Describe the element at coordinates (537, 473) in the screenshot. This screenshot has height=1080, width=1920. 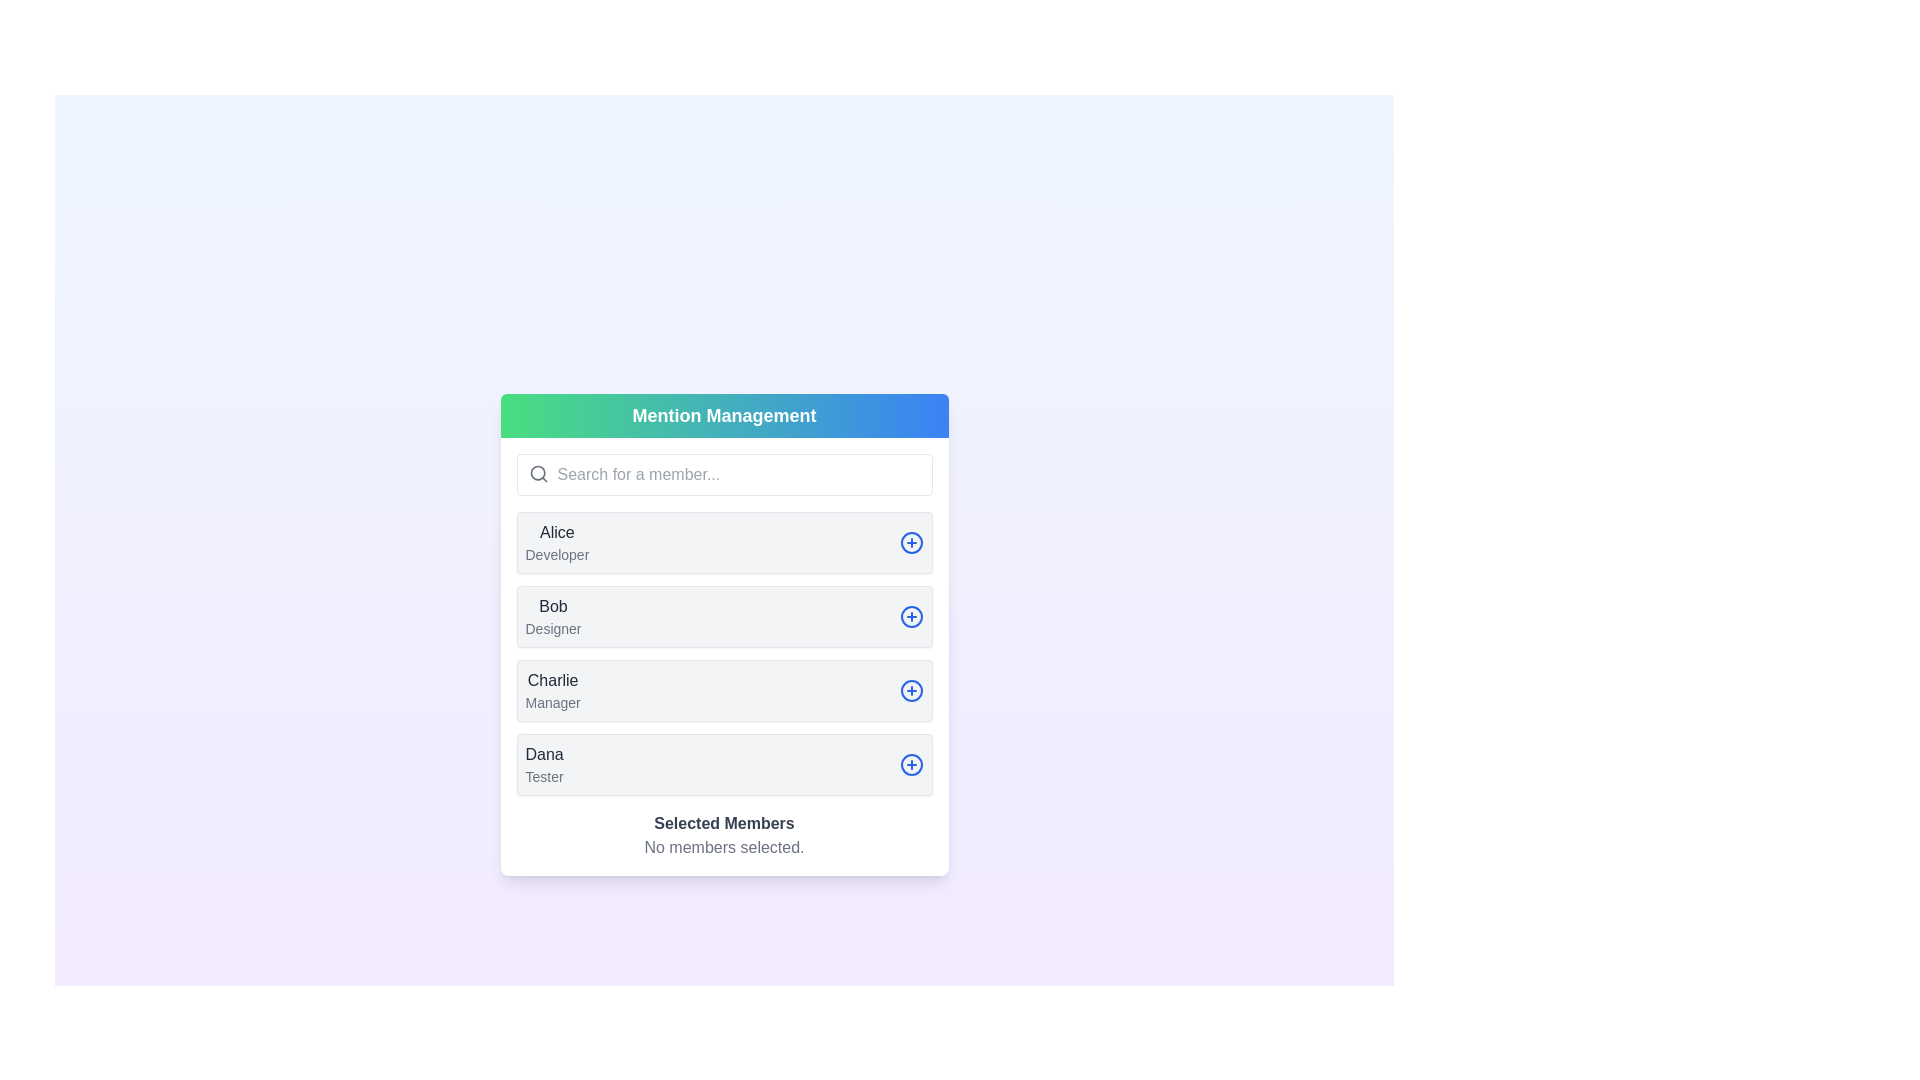
I see `the magnifying glass icon's lens represented by a circle, located on the extreme left of the search bar beneath the 'Mention Management' heading` at that location.